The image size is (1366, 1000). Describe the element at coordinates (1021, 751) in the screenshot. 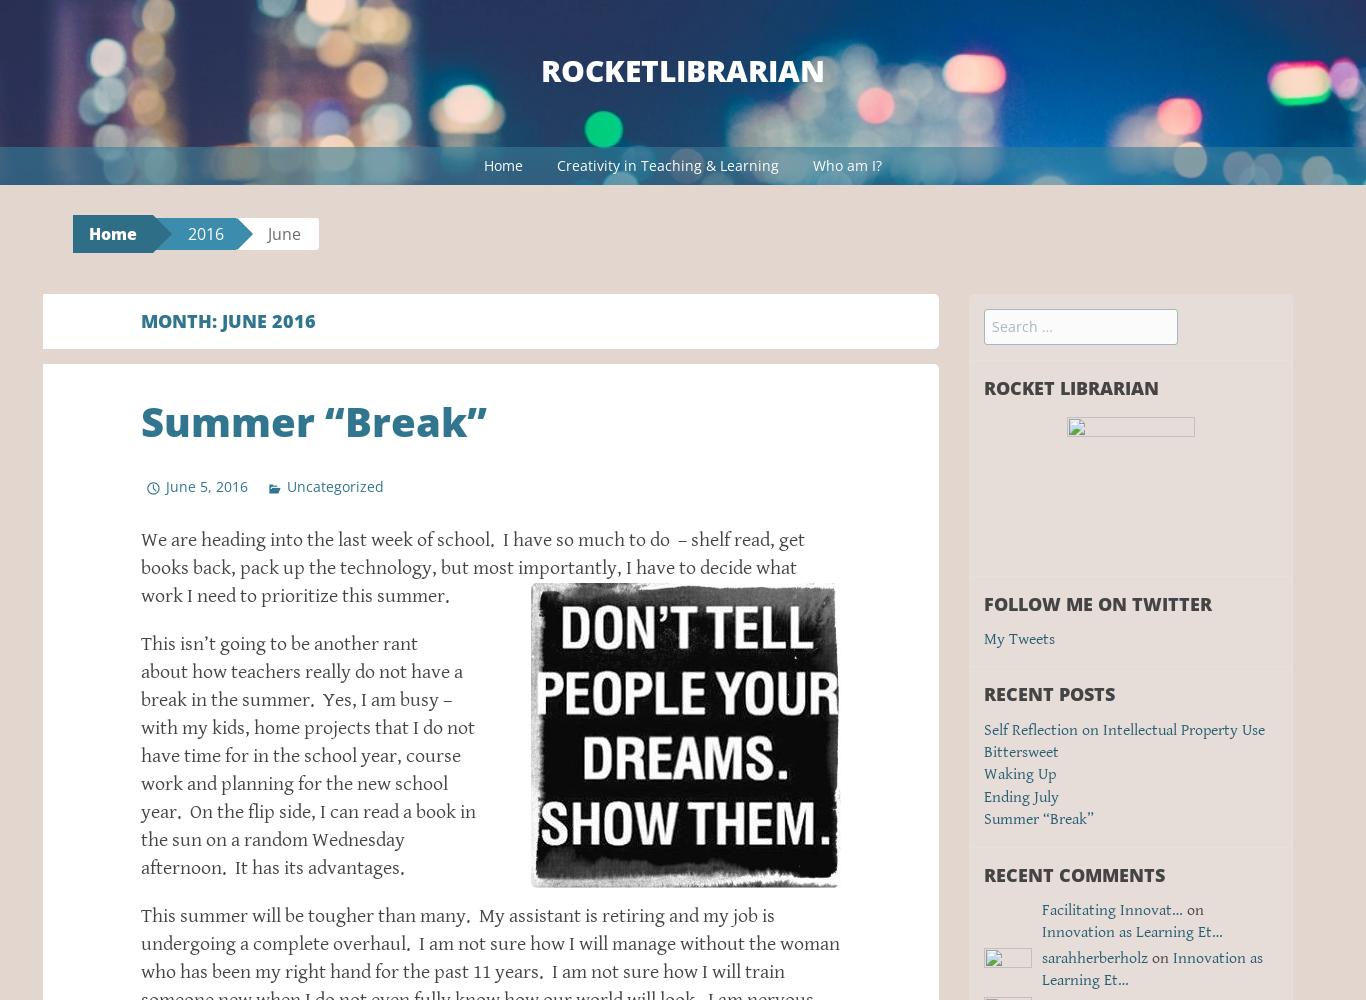

I see `'Bittersweet'` at that location.